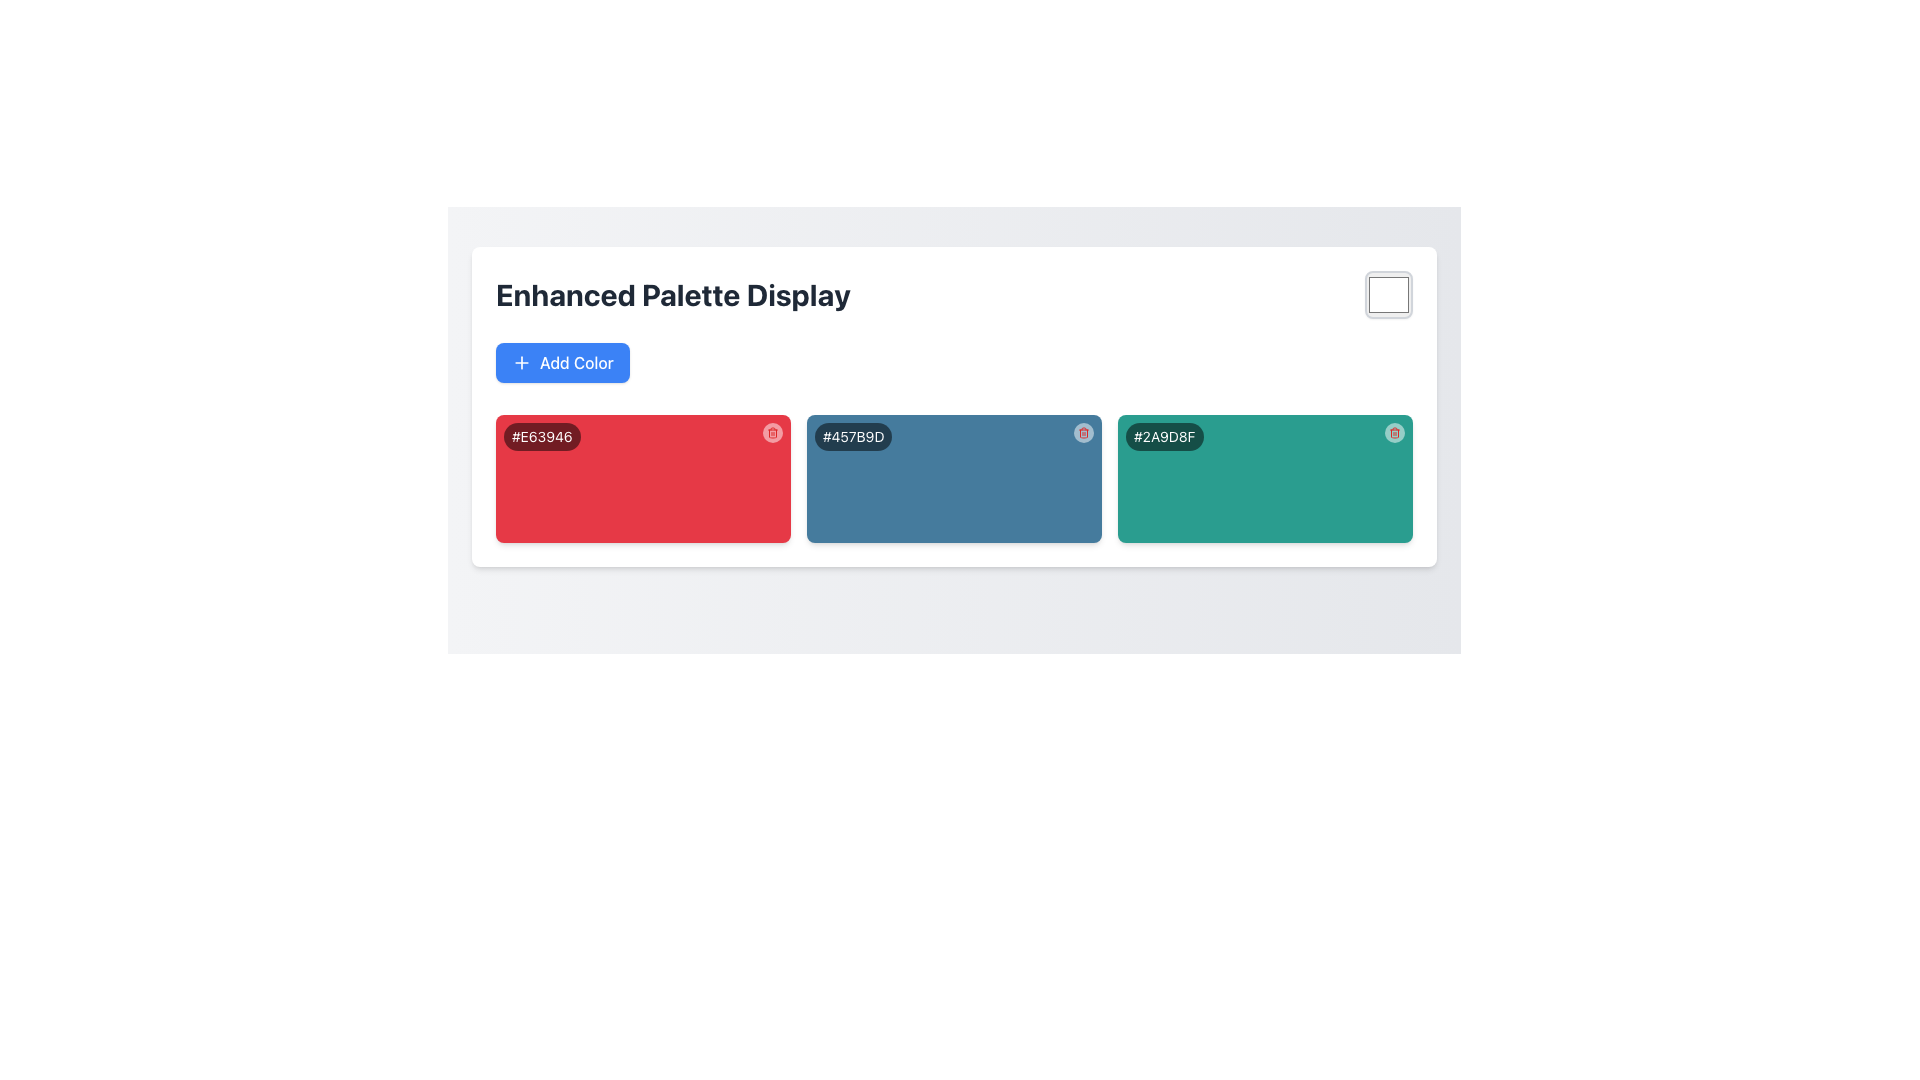 The image size is (1920, 1080). Describe the element at coordinates (771, 431) in the screenshot. I see `the delete button, which is a small red trash can icon located in the top-right corner of the red rectangular card displaying the hexadecimal color code '#E63946'` at that location.